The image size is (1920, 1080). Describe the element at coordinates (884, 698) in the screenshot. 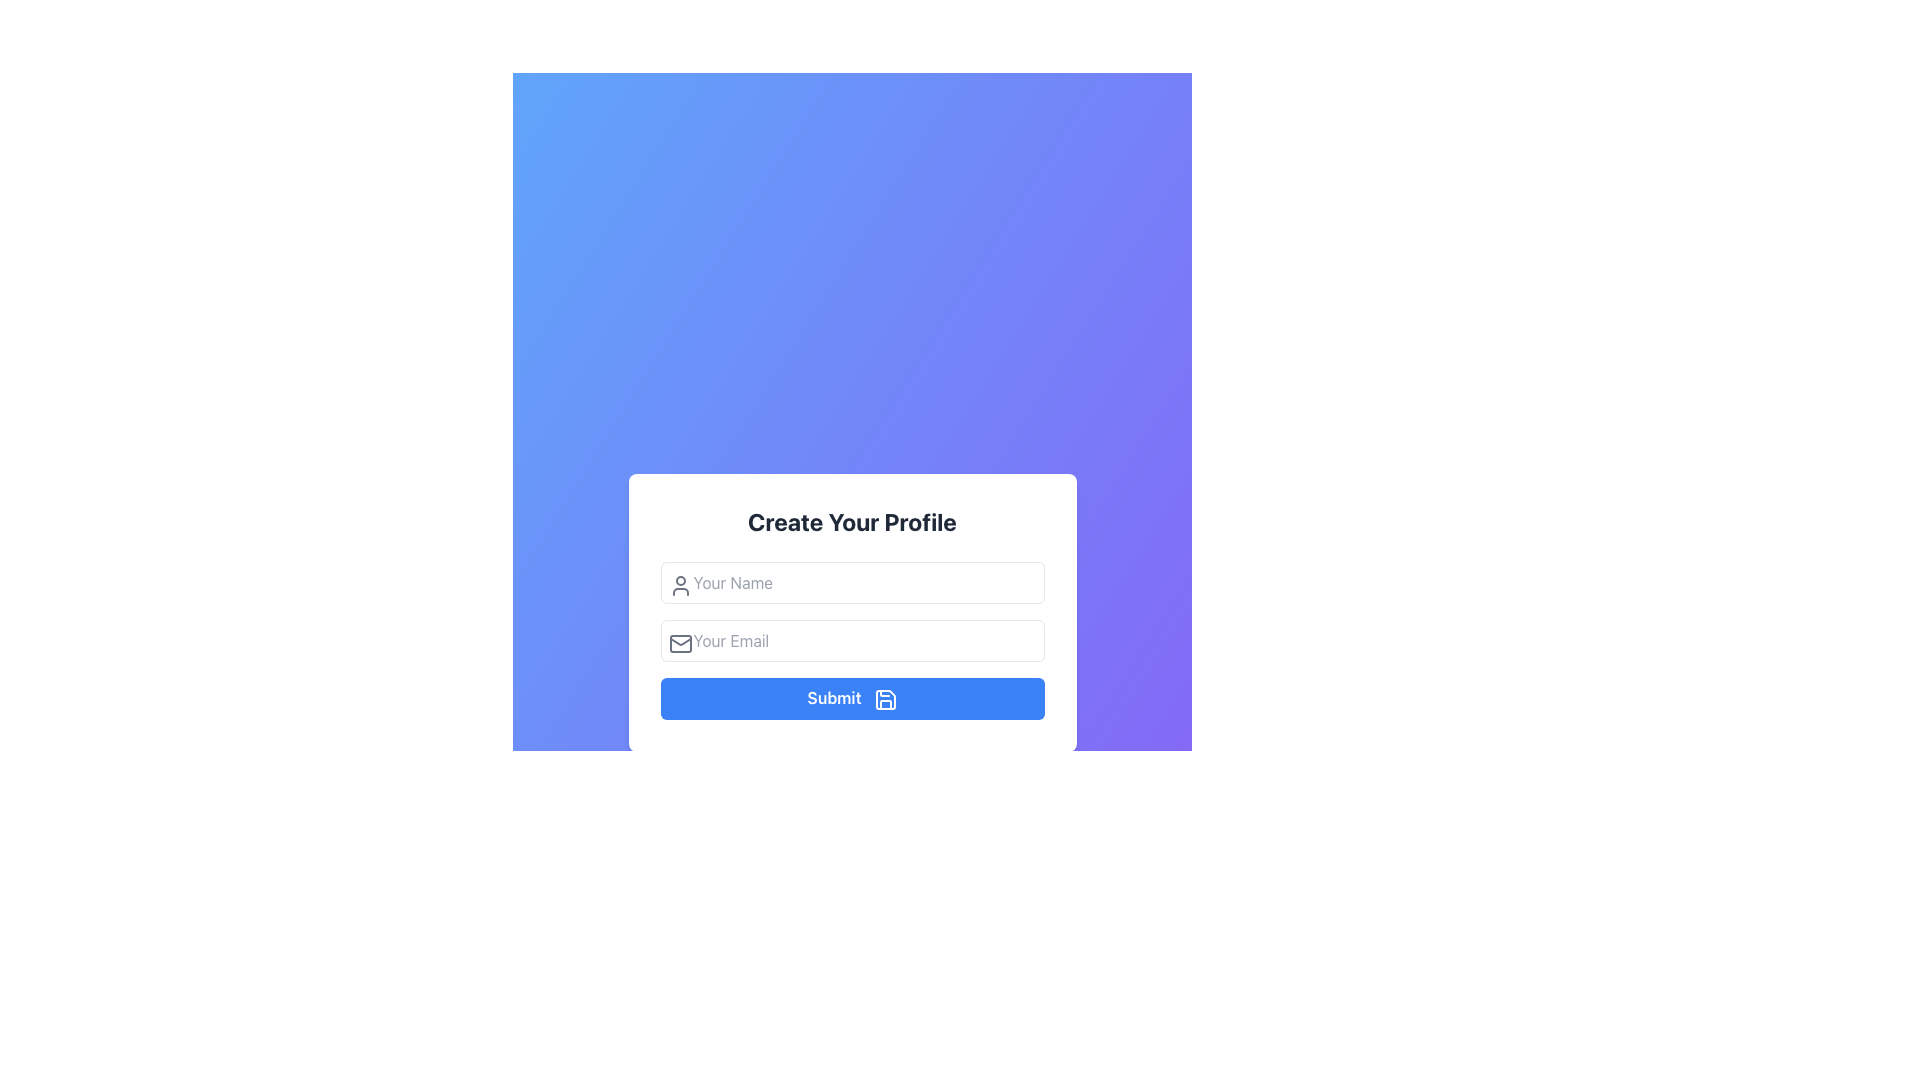

I see `the graphical diskette save icon located next to the 'Submit' button in the form section` at that location.